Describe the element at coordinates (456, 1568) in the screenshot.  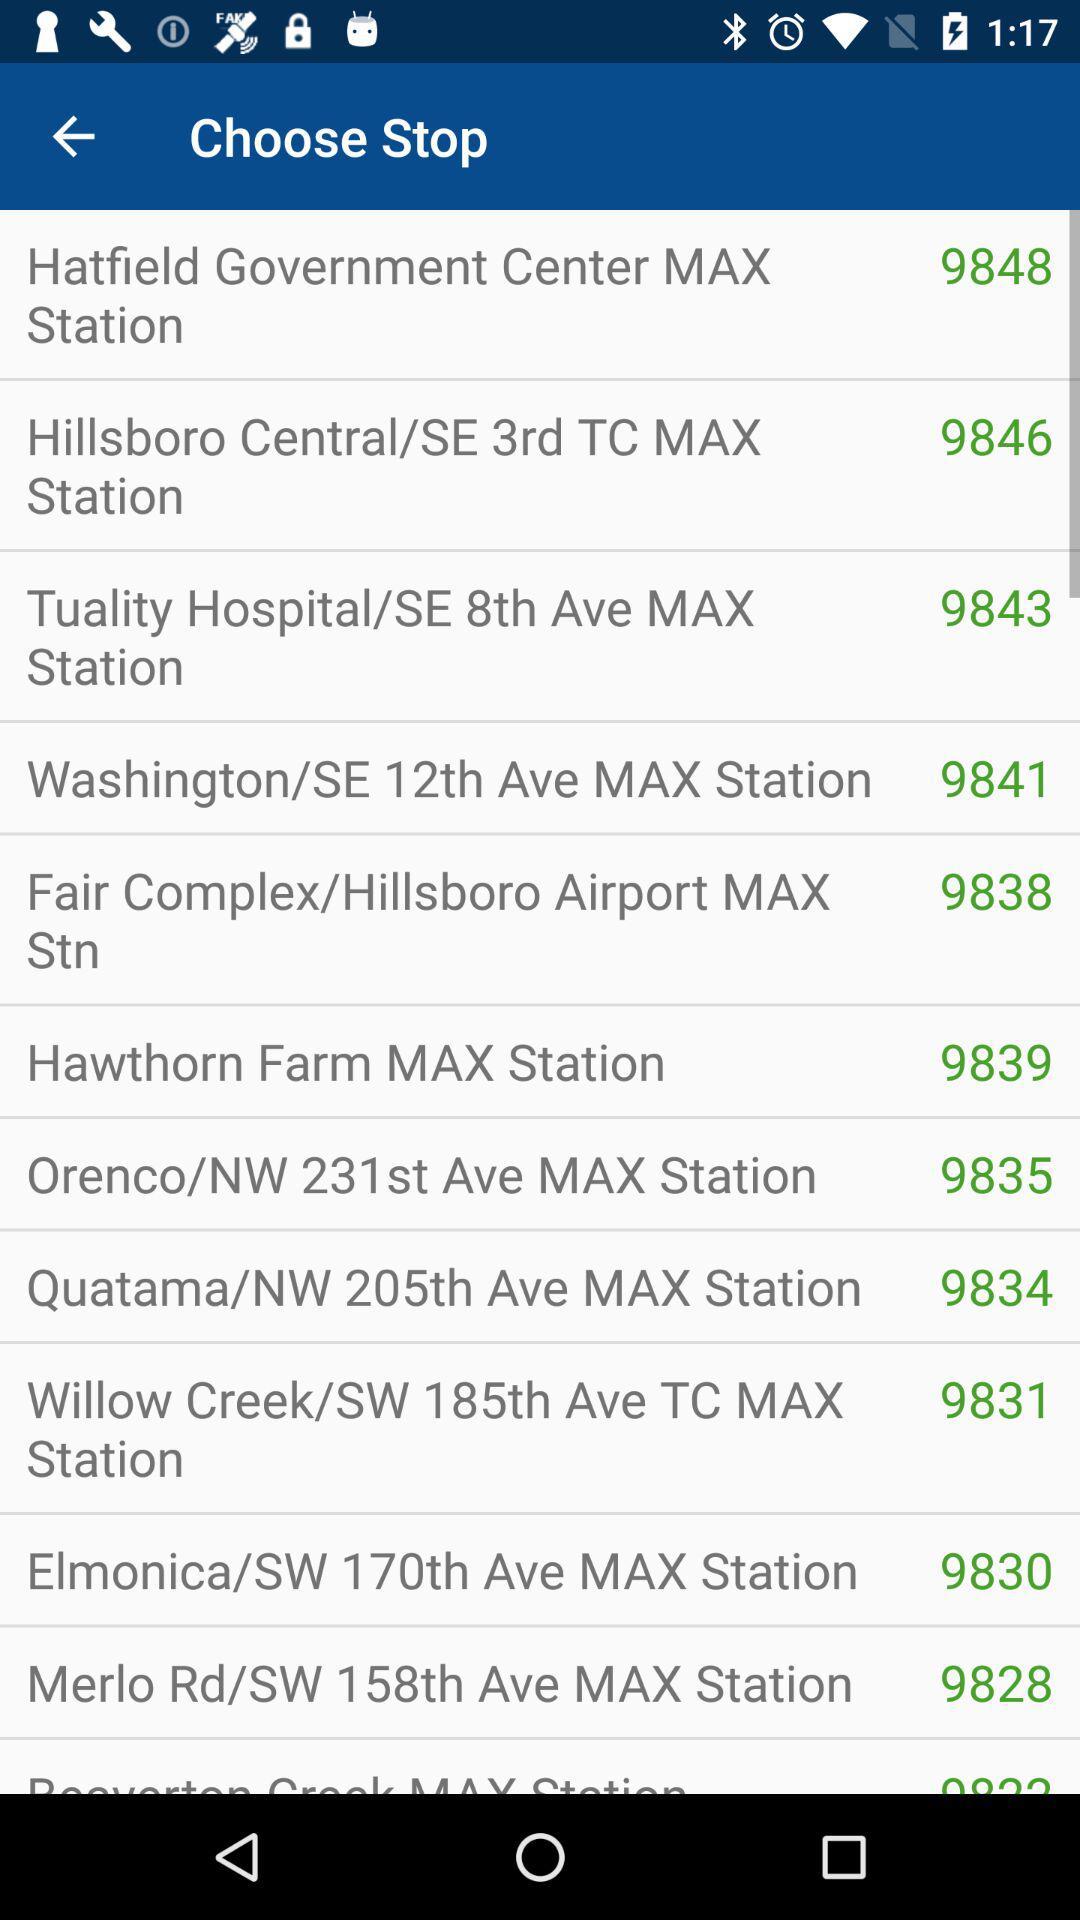
I see `item below the willow creek sw icon` at that location.